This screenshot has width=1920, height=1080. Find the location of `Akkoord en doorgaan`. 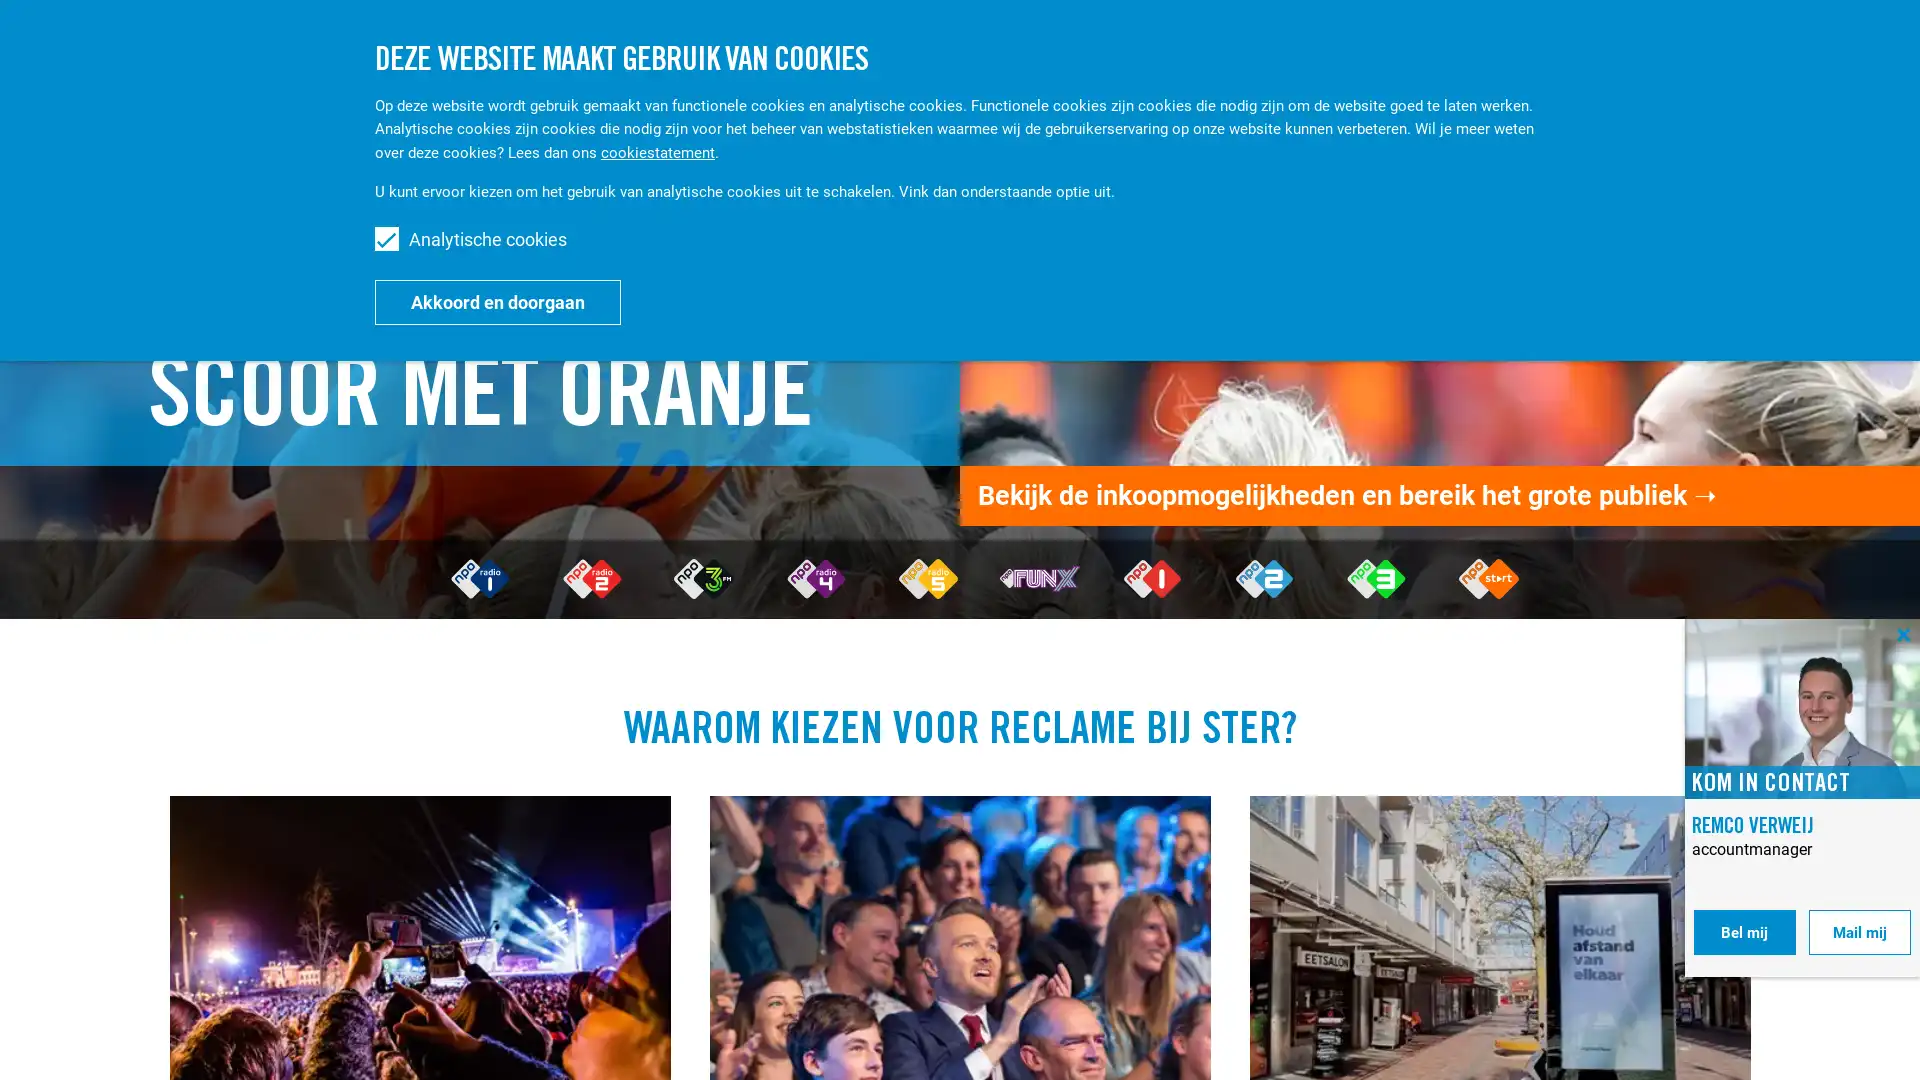

Akkoord en doorgaan is located at coordinates (498, 301).